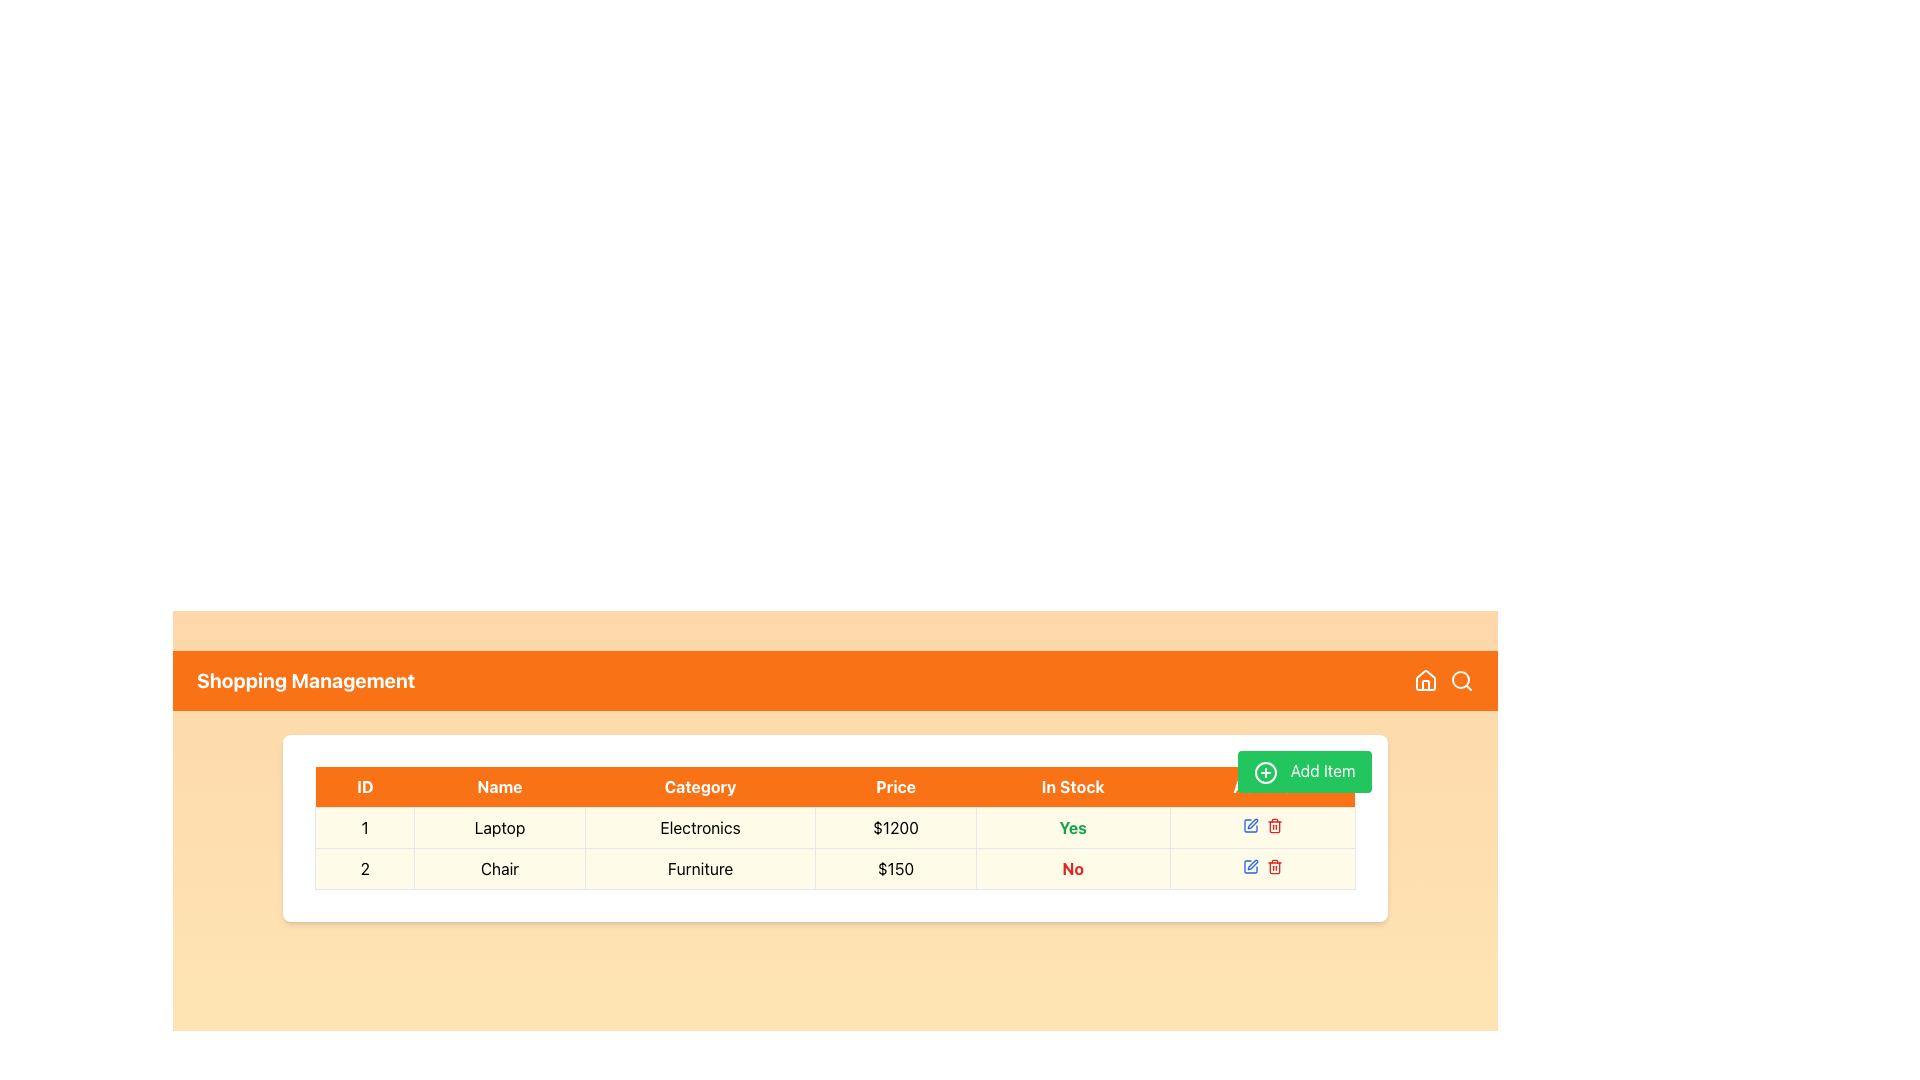  I want to click on the delete icon button located in the bottom-right section of the table corresponding to the 'Chair' item, so click(1273, 866).